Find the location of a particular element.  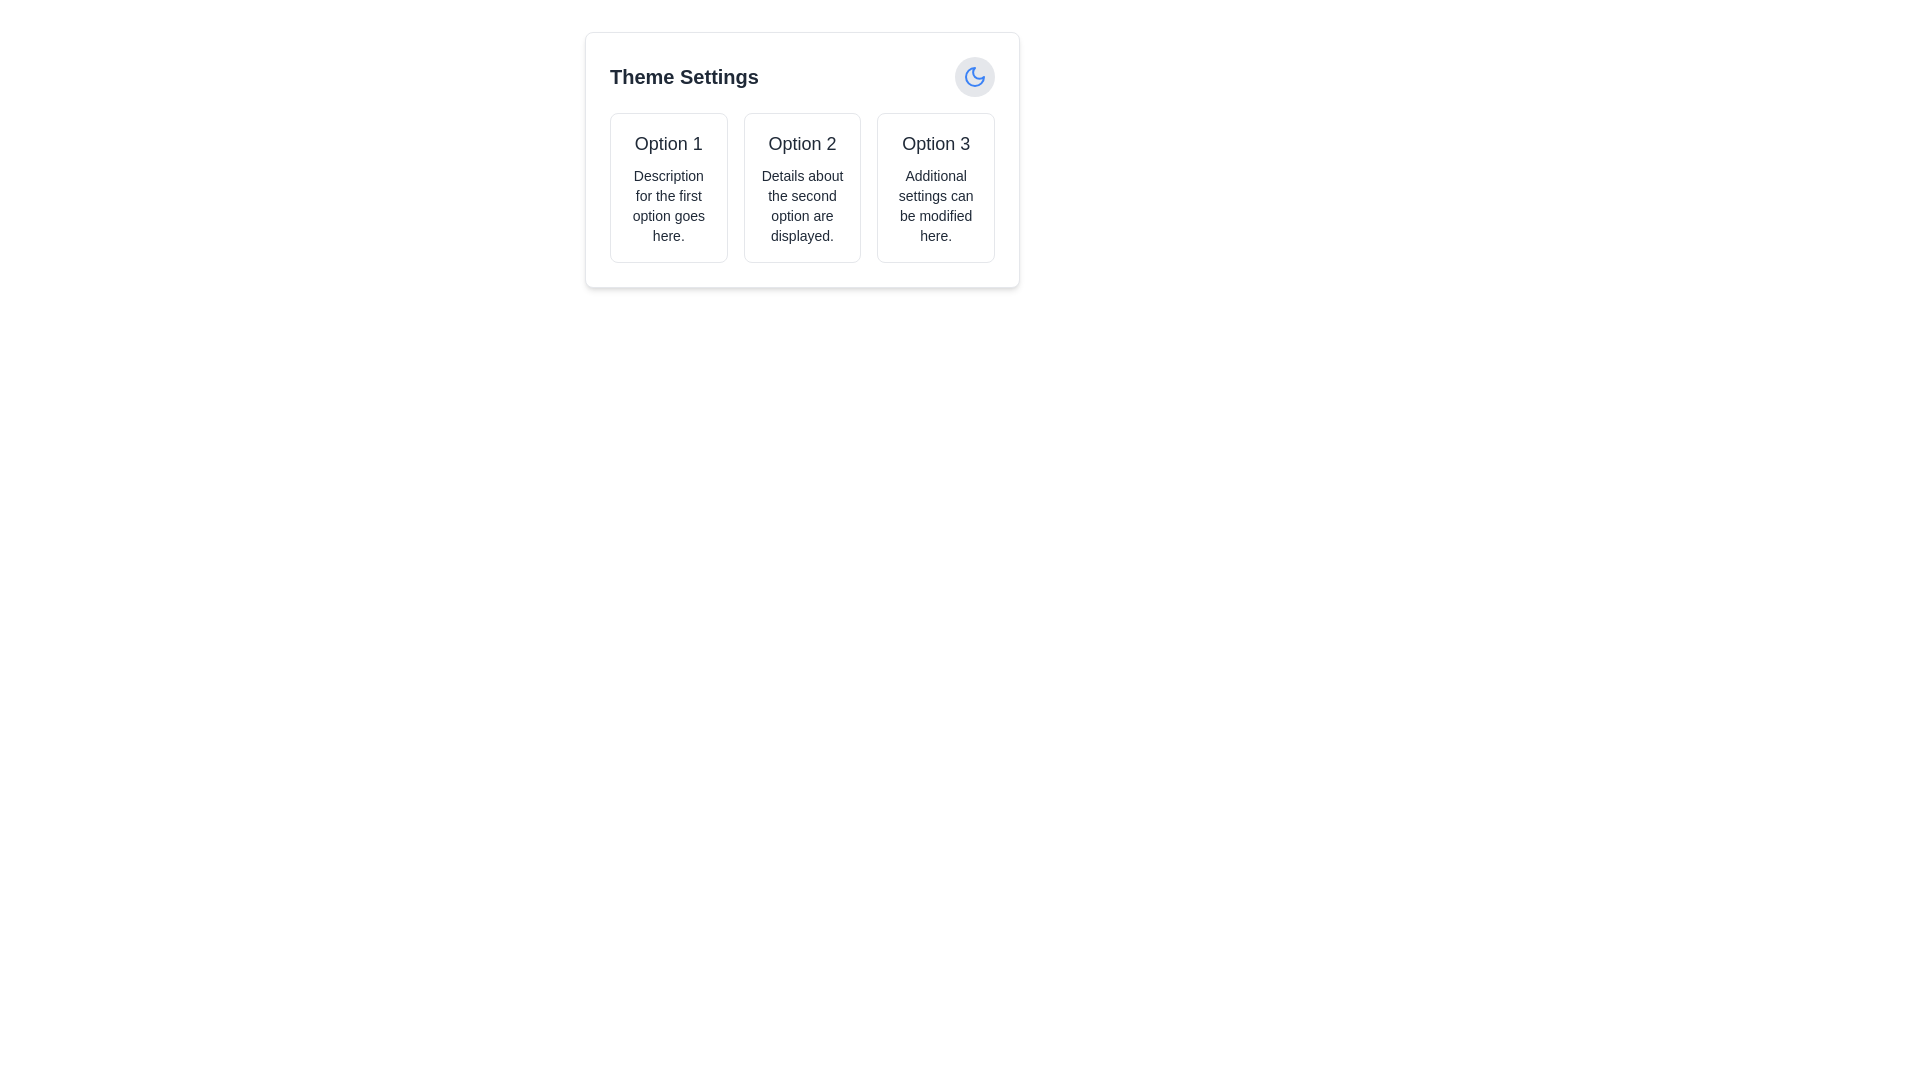

the 'Option 2' text label located at the top of the second card, which is under the 'Theme Settings' heading and between 'Option 1' and 'Option 3' is located at coordinates (802, 142).